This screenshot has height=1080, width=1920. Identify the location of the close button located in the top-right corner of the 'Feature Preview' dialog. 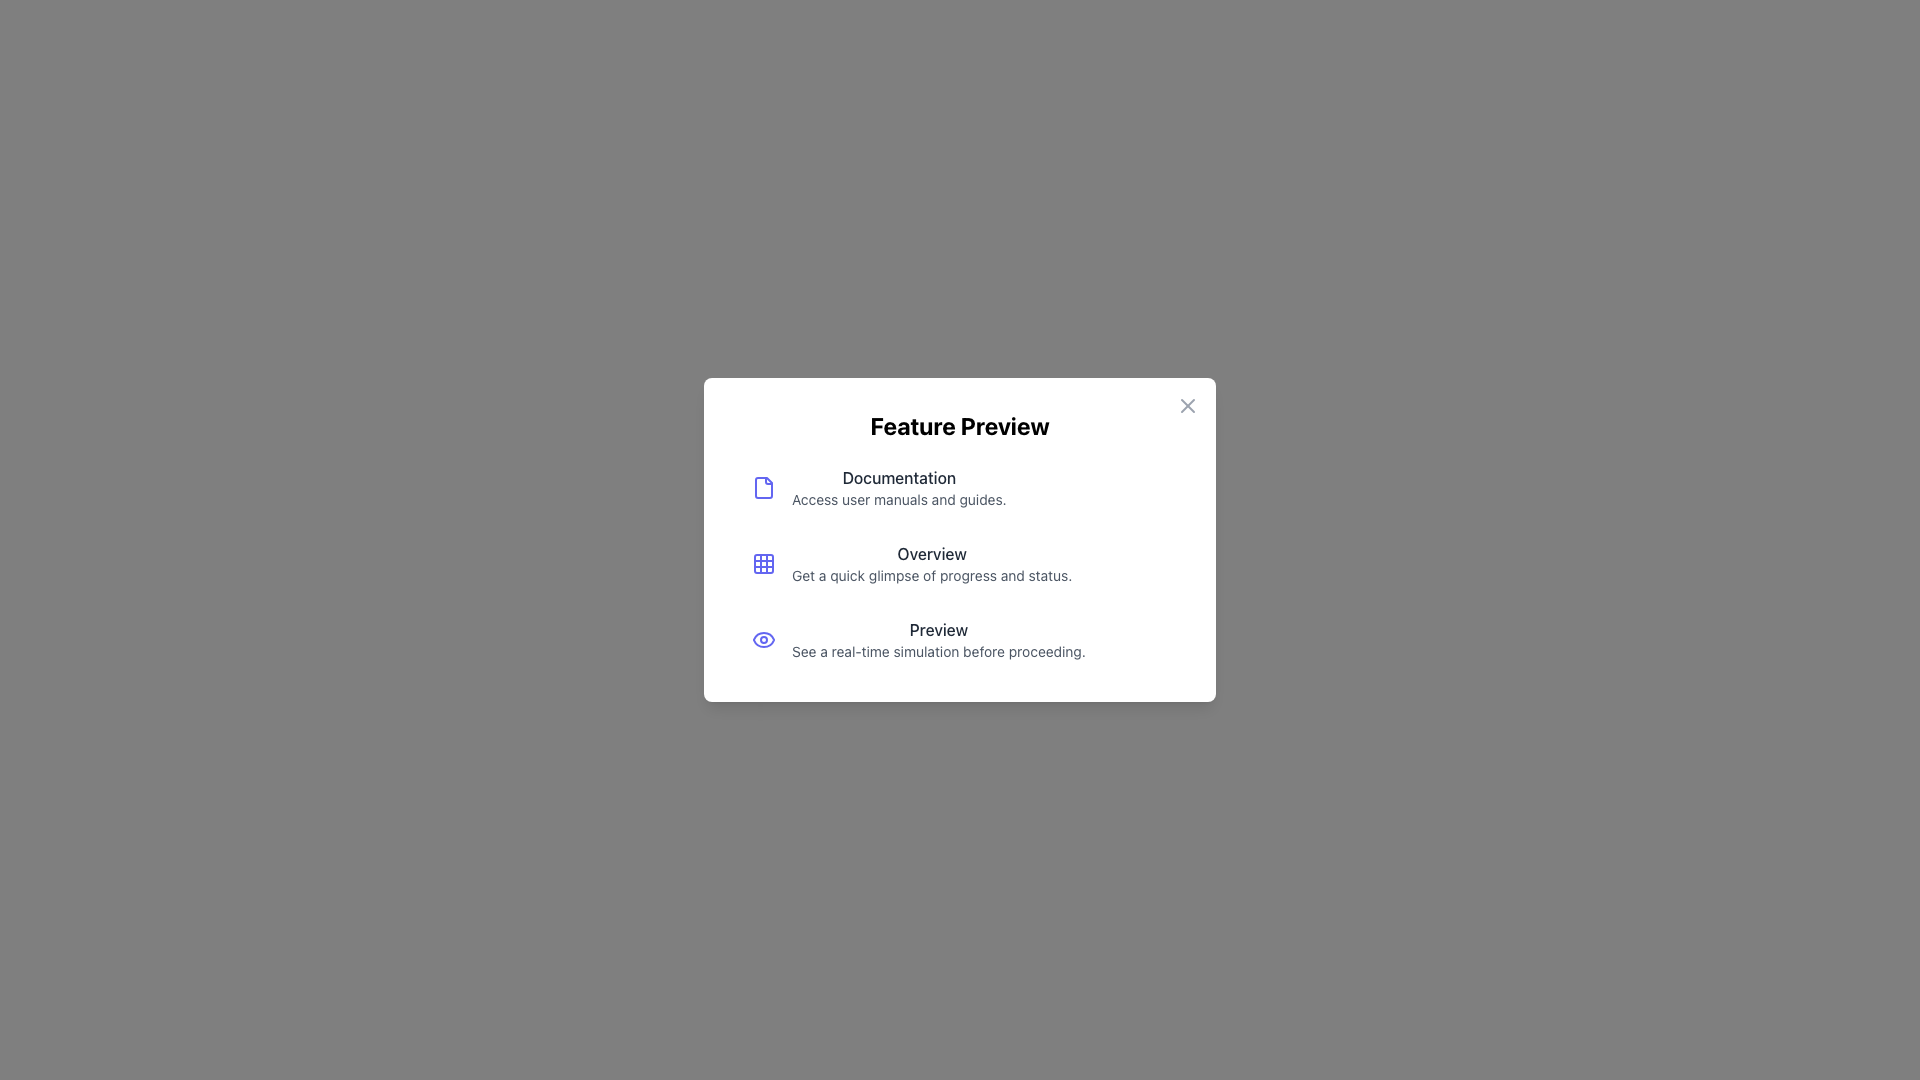
(1188, 405).